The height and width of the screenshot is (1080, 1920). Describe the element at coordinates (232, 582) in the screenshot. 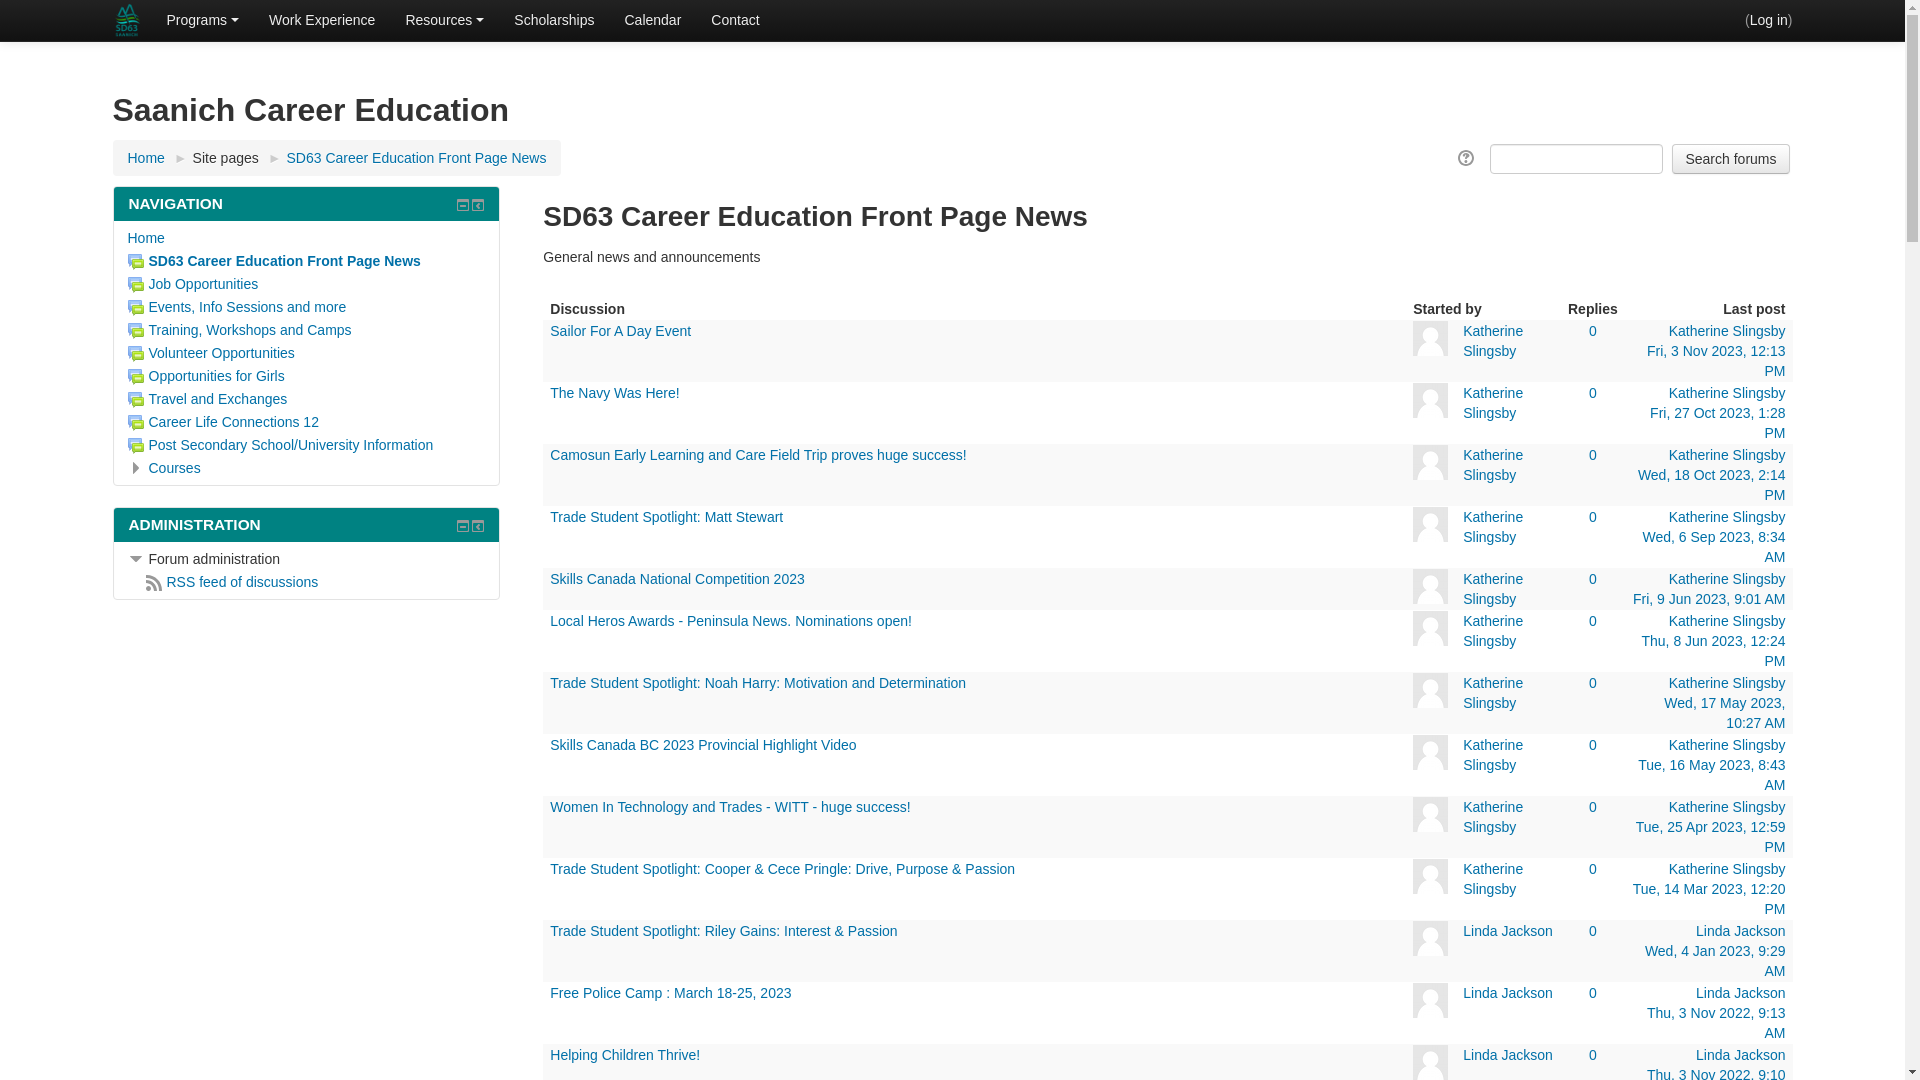

I see `'RSS feed of discussions'` at that location.